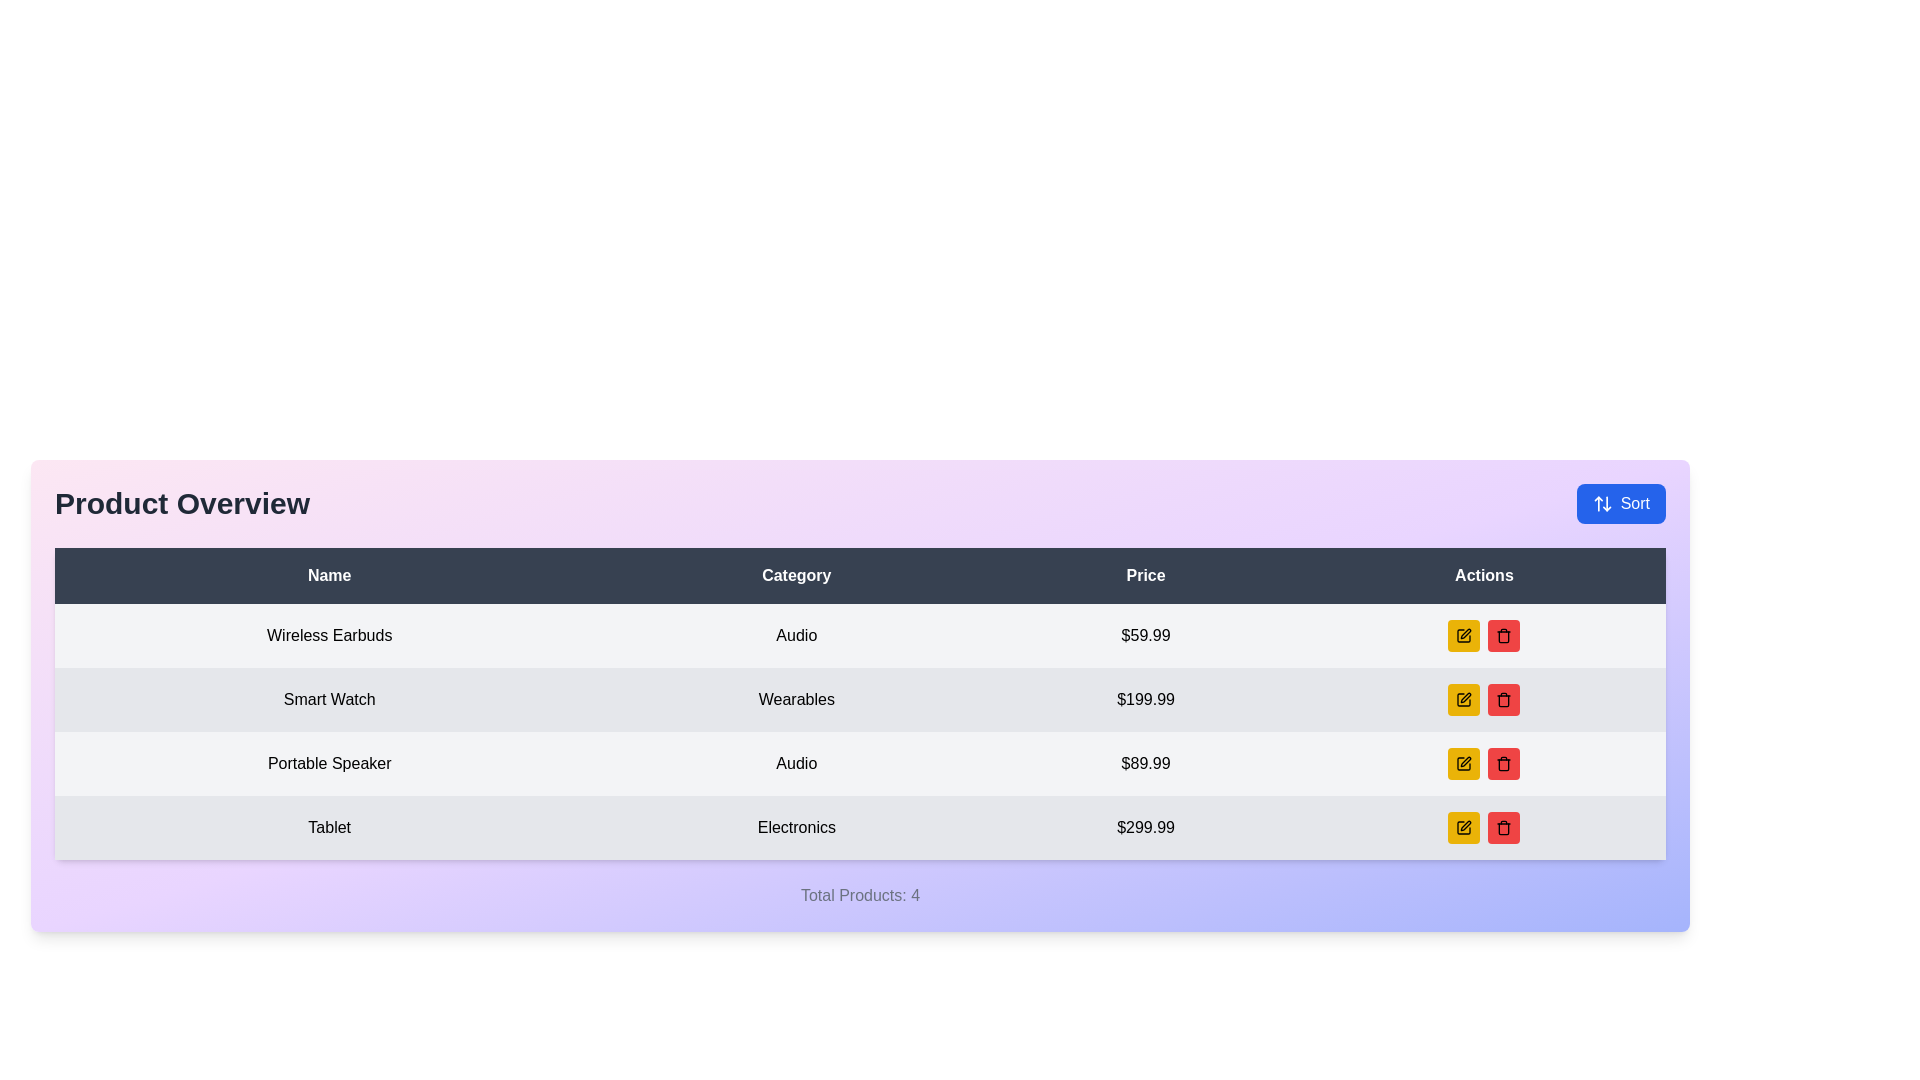  What do you see at coordinates (1146, 575) in the screenshot?
I see `the 'Price' text label, which is displayed in bold white font on a dark blue background, located in the third column of the table header` at bounding box center [1146, 575].